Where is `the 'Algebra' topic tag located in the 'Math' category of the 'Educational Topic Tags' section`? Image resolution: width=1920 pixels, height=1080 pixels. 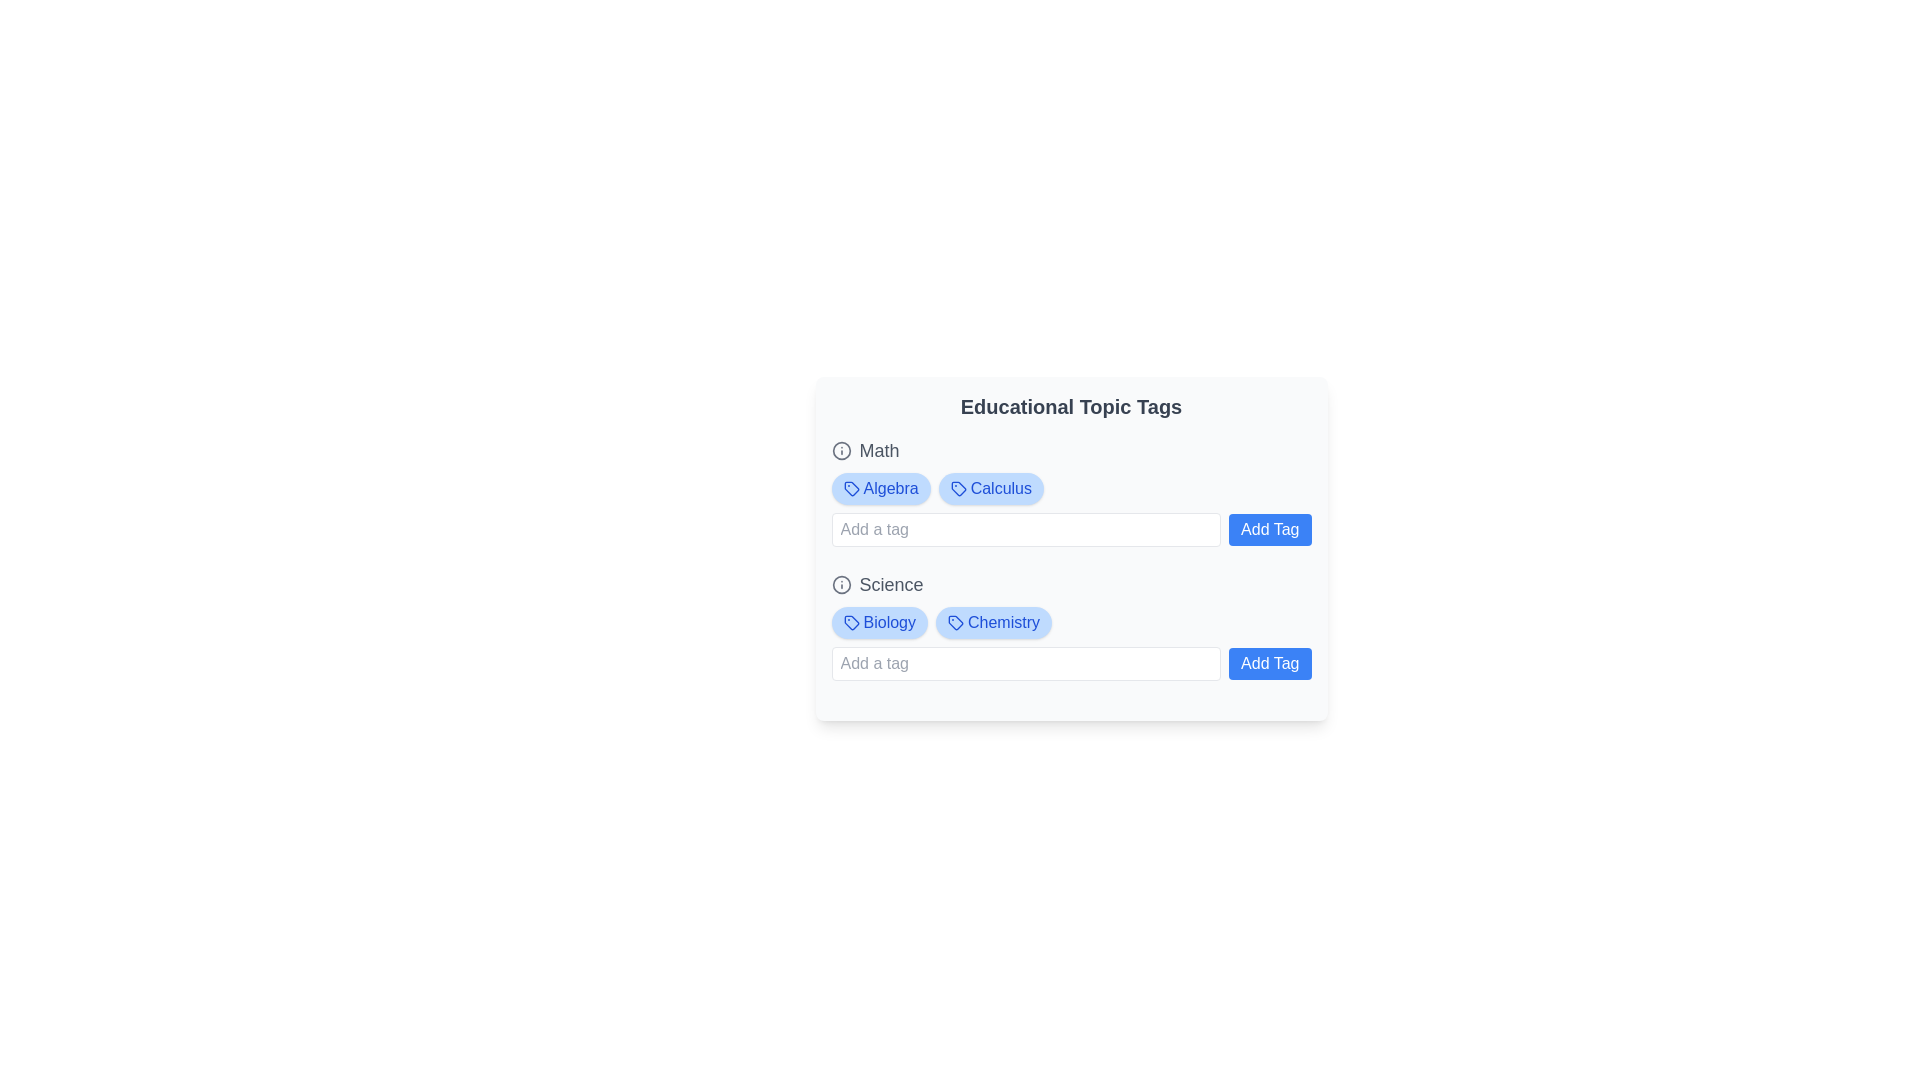
the 'Algebra' topic tag located in the 'Math' category of the 'Educational Topic Tags' section is located at coordinates (880, 489).